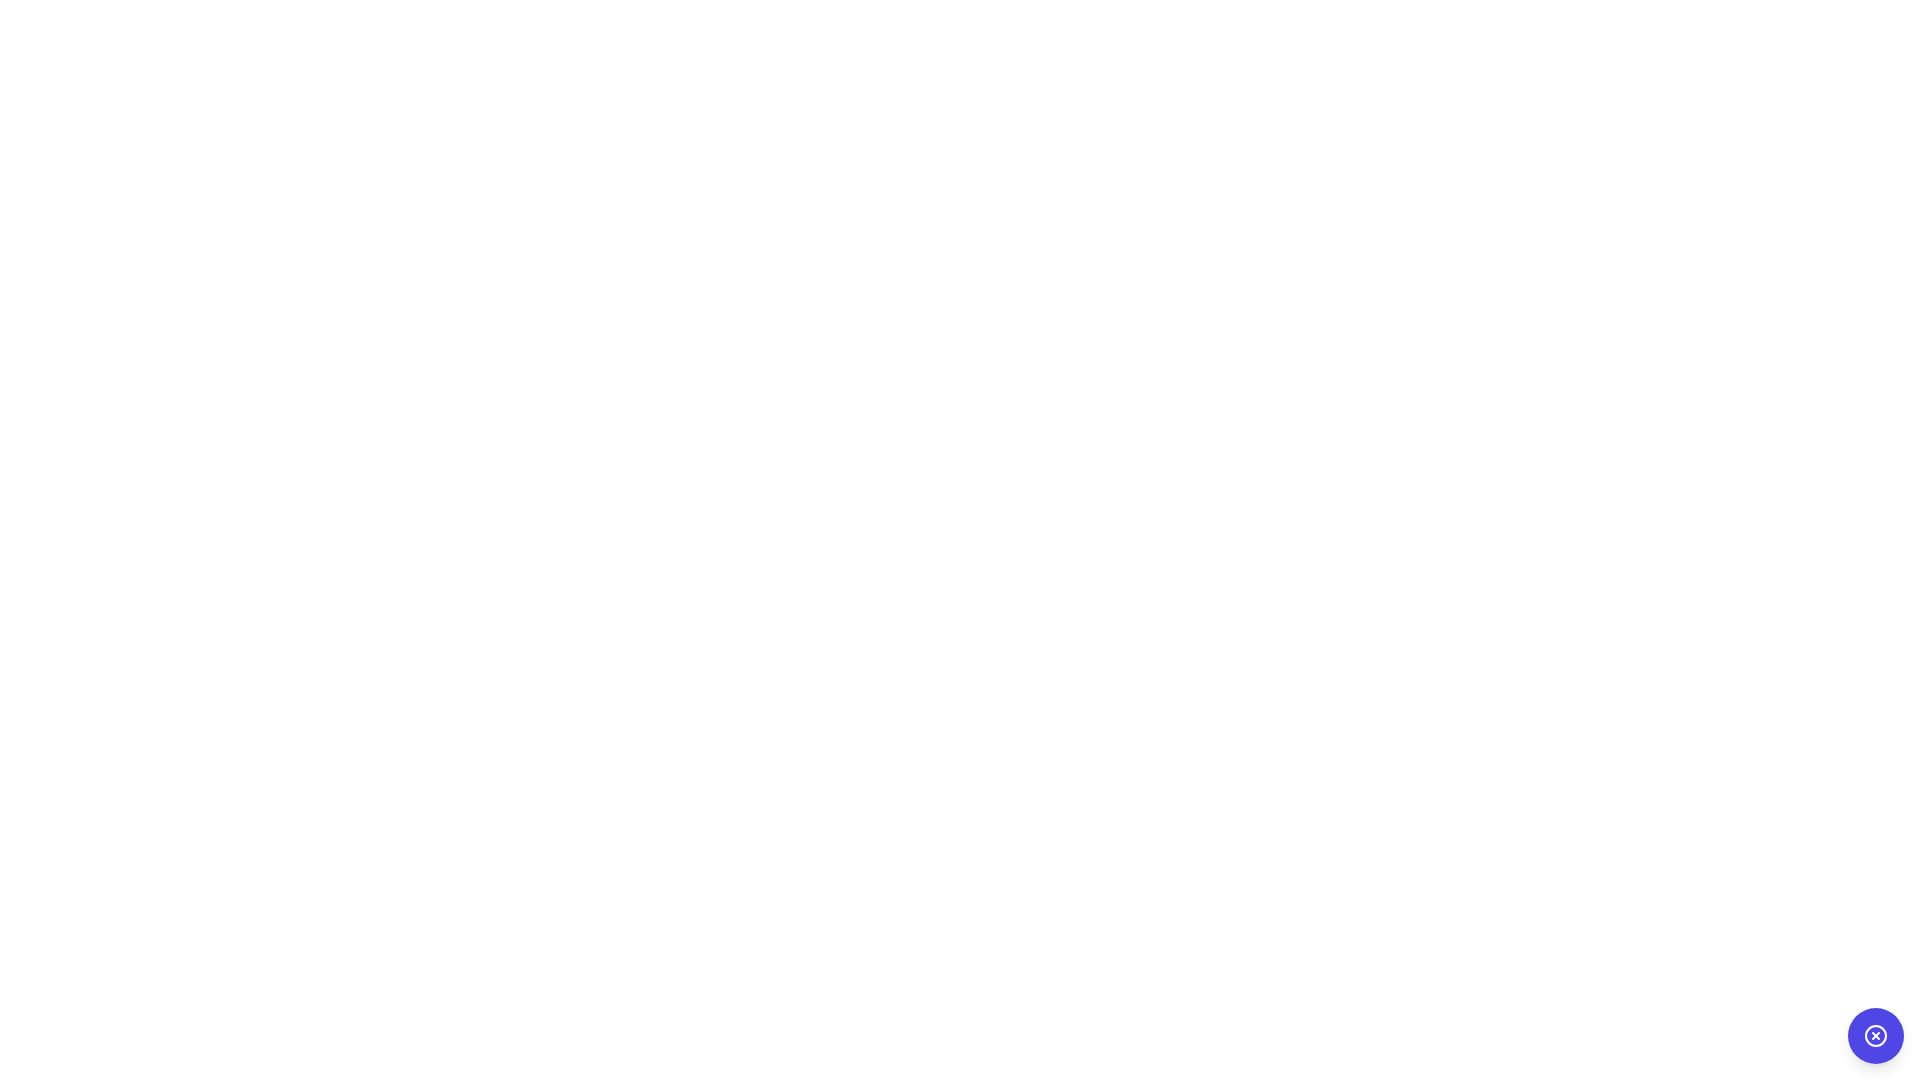  What do you see at coordinates (1875, 1035) in the screenshot?
I see `the decorative icon located in the bottom-right corner of the circular blue button, which visually indicates a close or cancel action` at bounding box center [1875, 1035].